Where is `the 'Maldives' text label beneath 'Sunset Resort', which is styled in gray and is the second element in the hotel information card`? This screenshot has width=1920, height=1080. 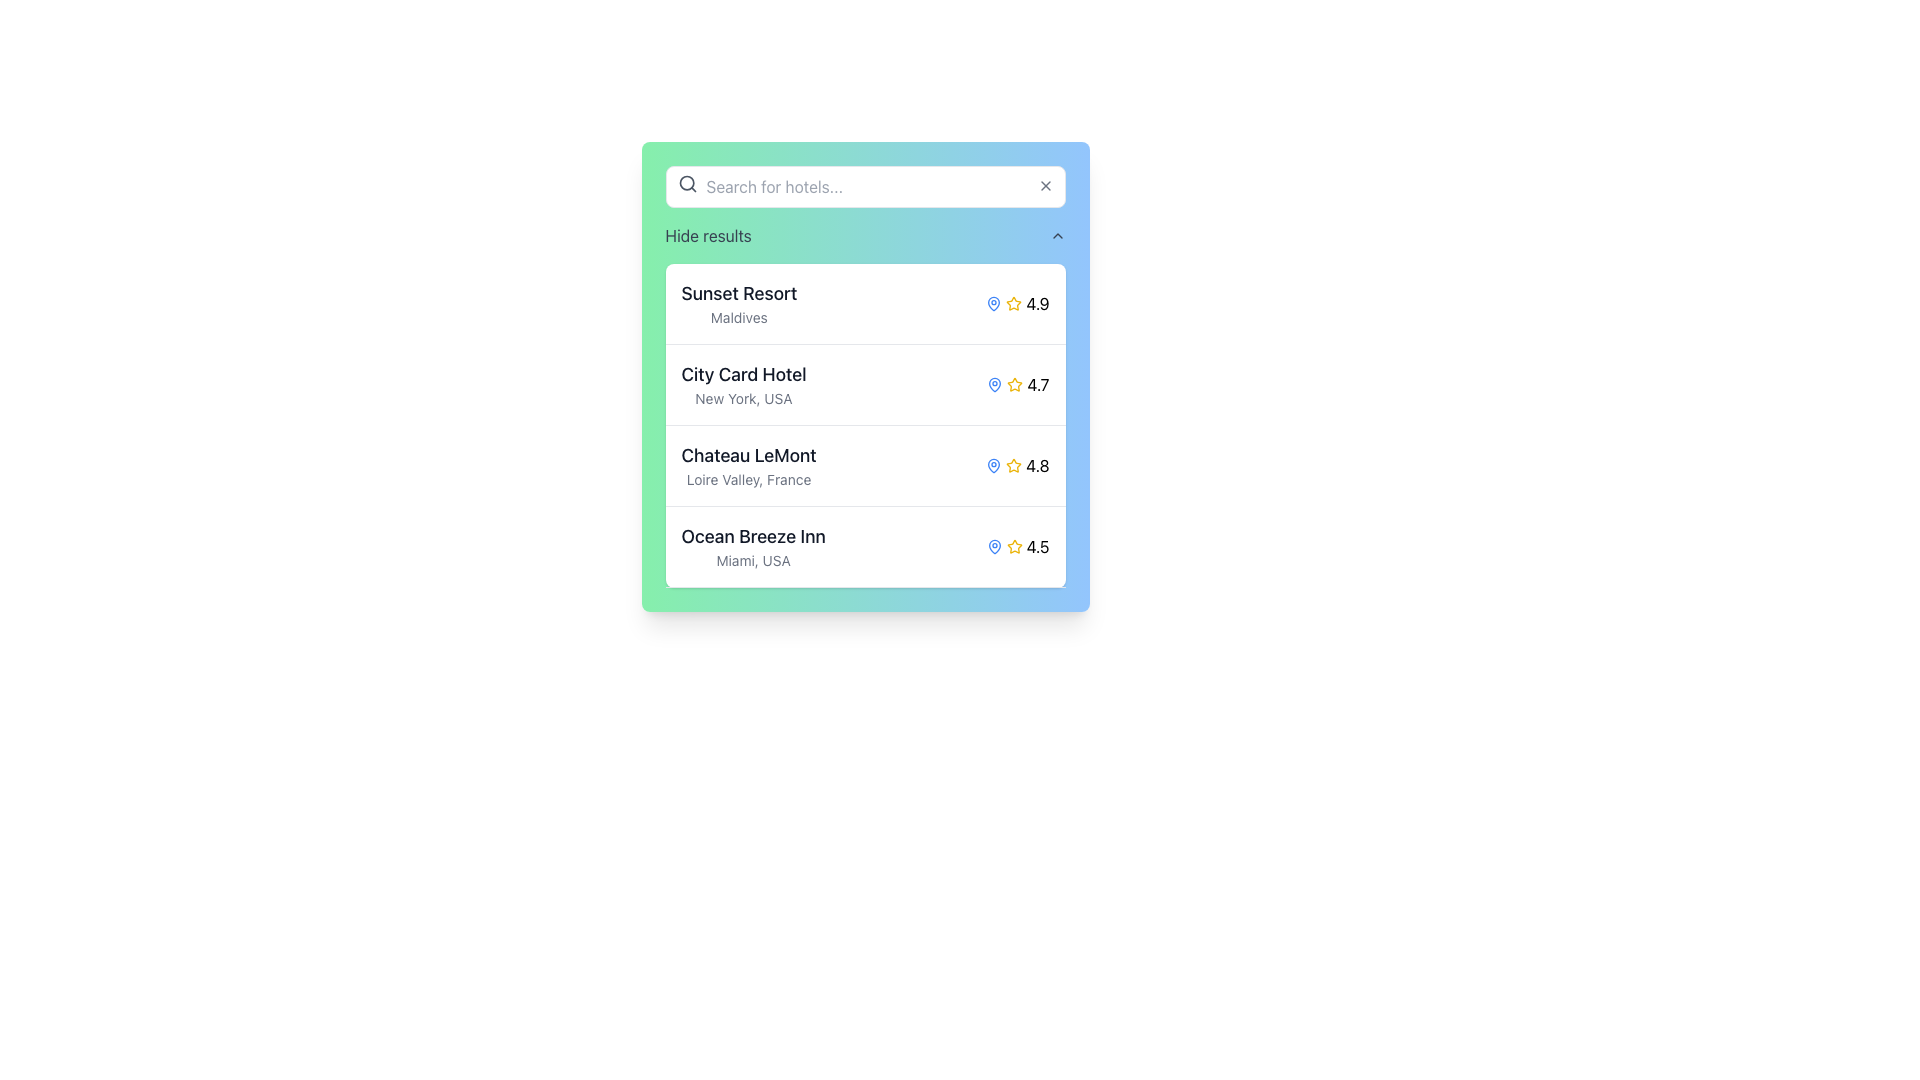 the 'Maldives' text label beneath 'Sunset Resort', which is styled in gray and is the second element in the hotel information card is located at coordinates (738, 316).